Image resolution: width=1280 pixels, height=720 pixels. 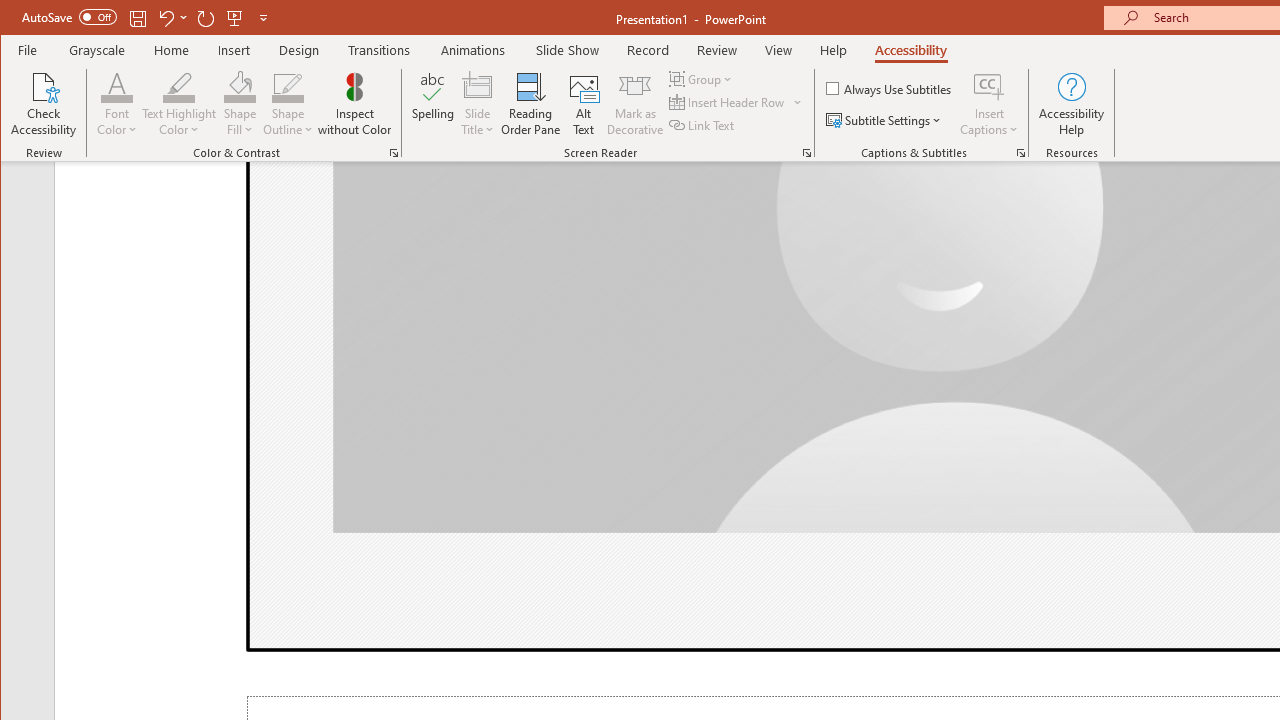 I want to click on 'Insert Header Row', so click(x=727, y=102).